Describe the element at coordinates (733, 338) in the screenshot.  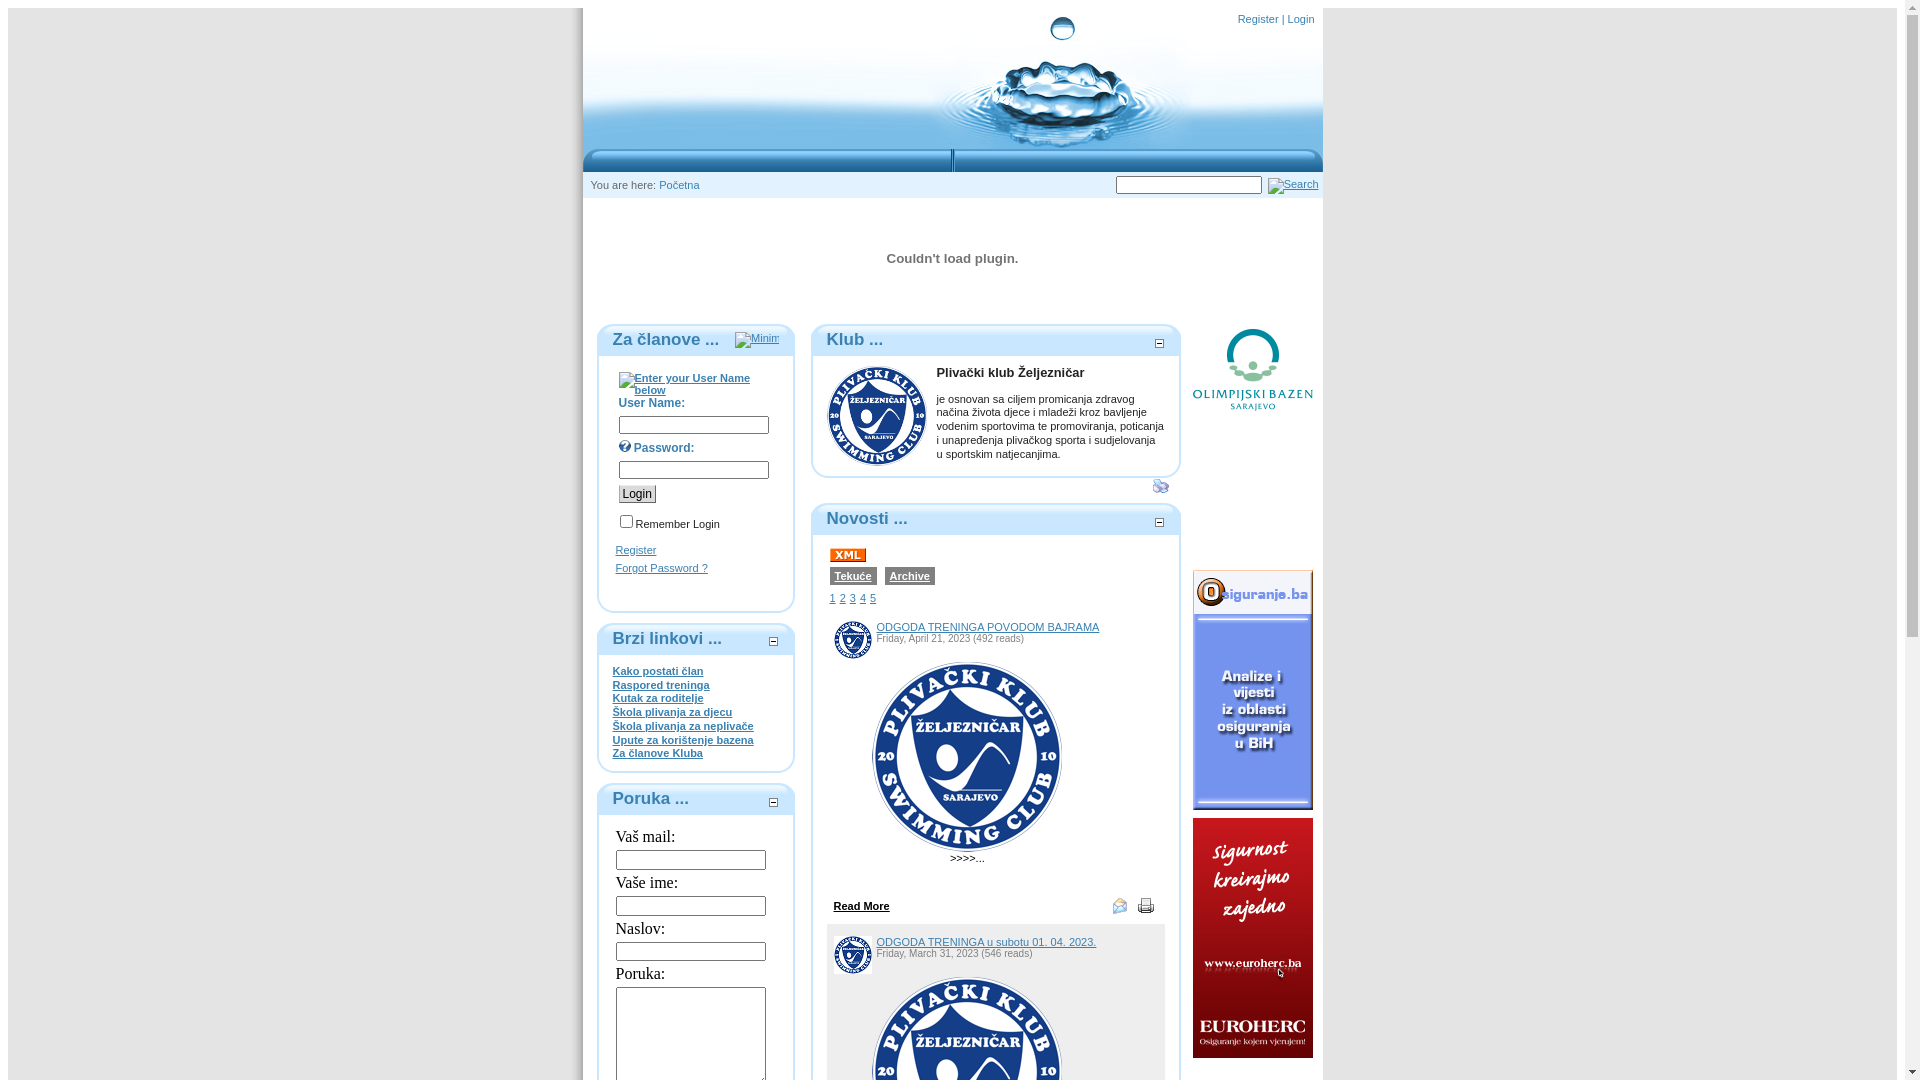
I see `'Minimize'` at that location.